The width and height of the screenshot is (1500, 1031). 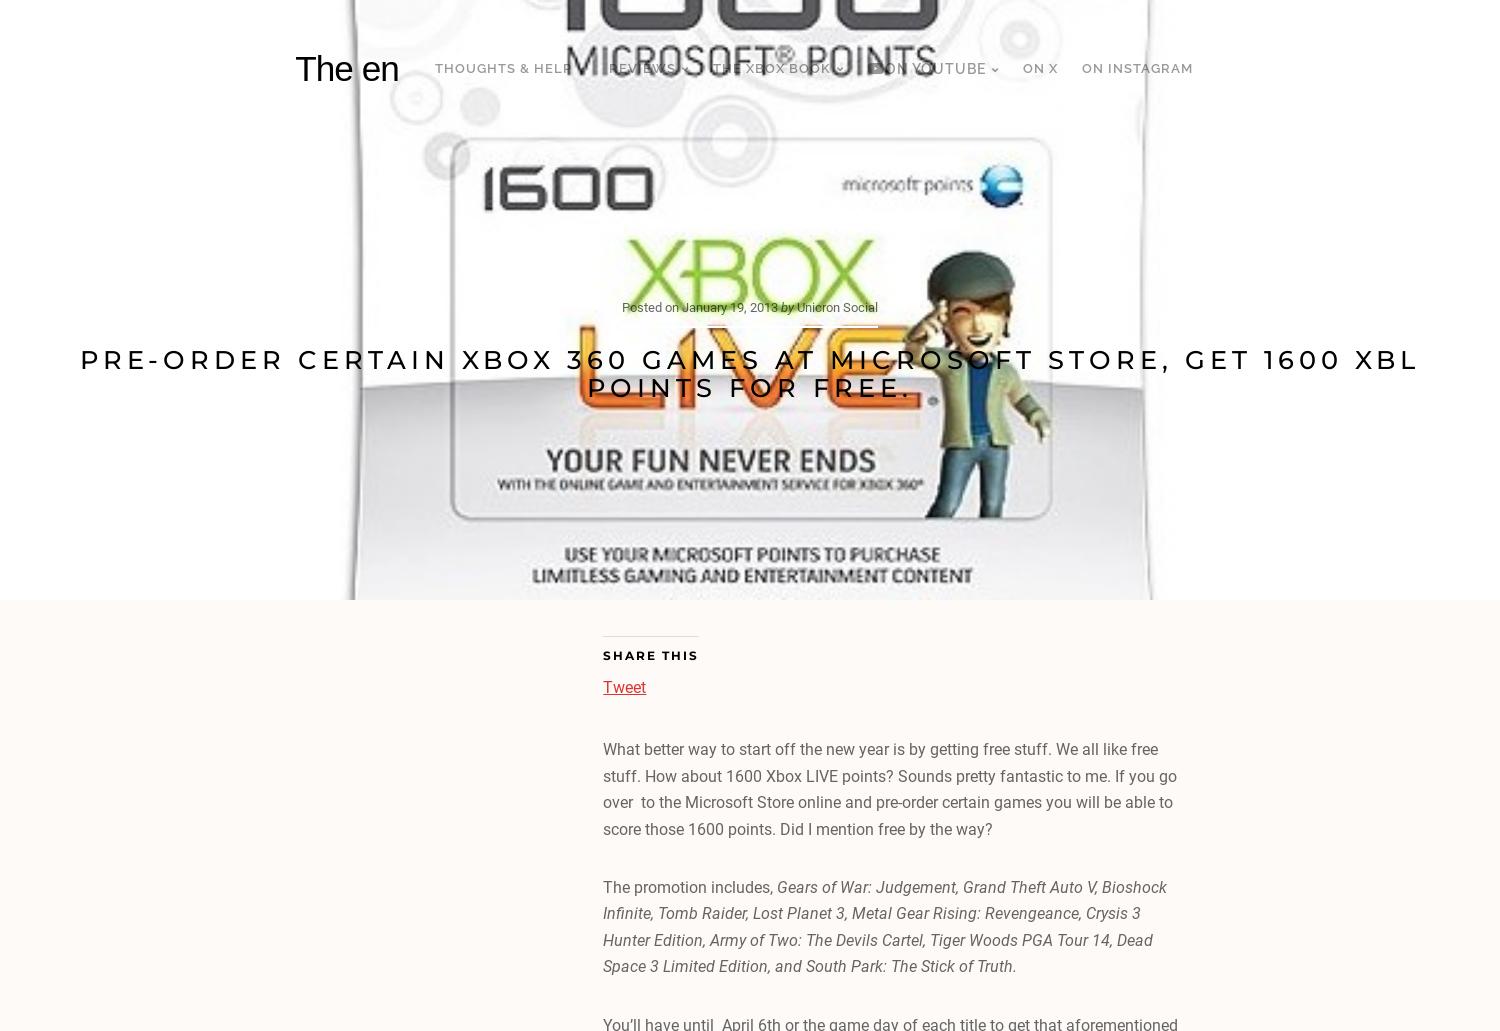 I want to click on 'January 19, 2013', so click(x=729, y=306).